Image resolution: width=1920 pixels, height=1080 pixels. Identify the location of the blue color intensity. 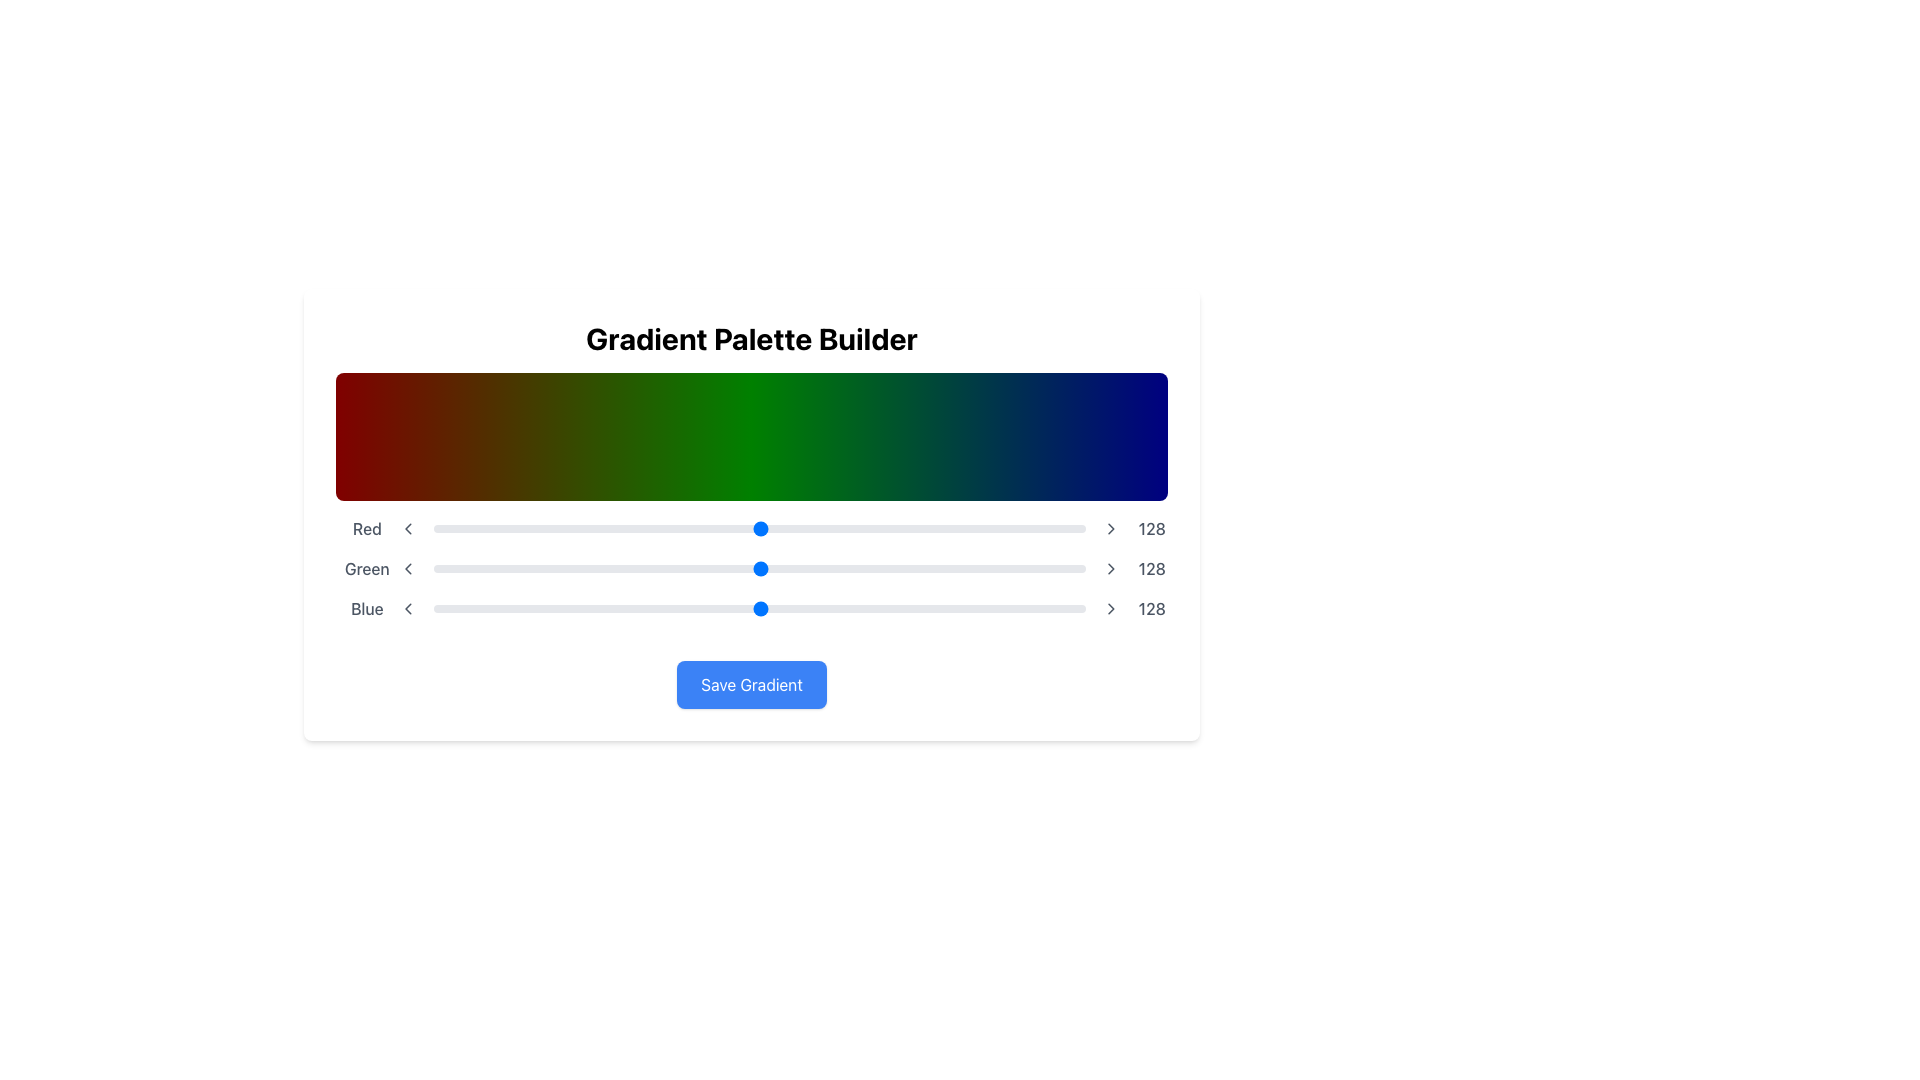
(478, 604).